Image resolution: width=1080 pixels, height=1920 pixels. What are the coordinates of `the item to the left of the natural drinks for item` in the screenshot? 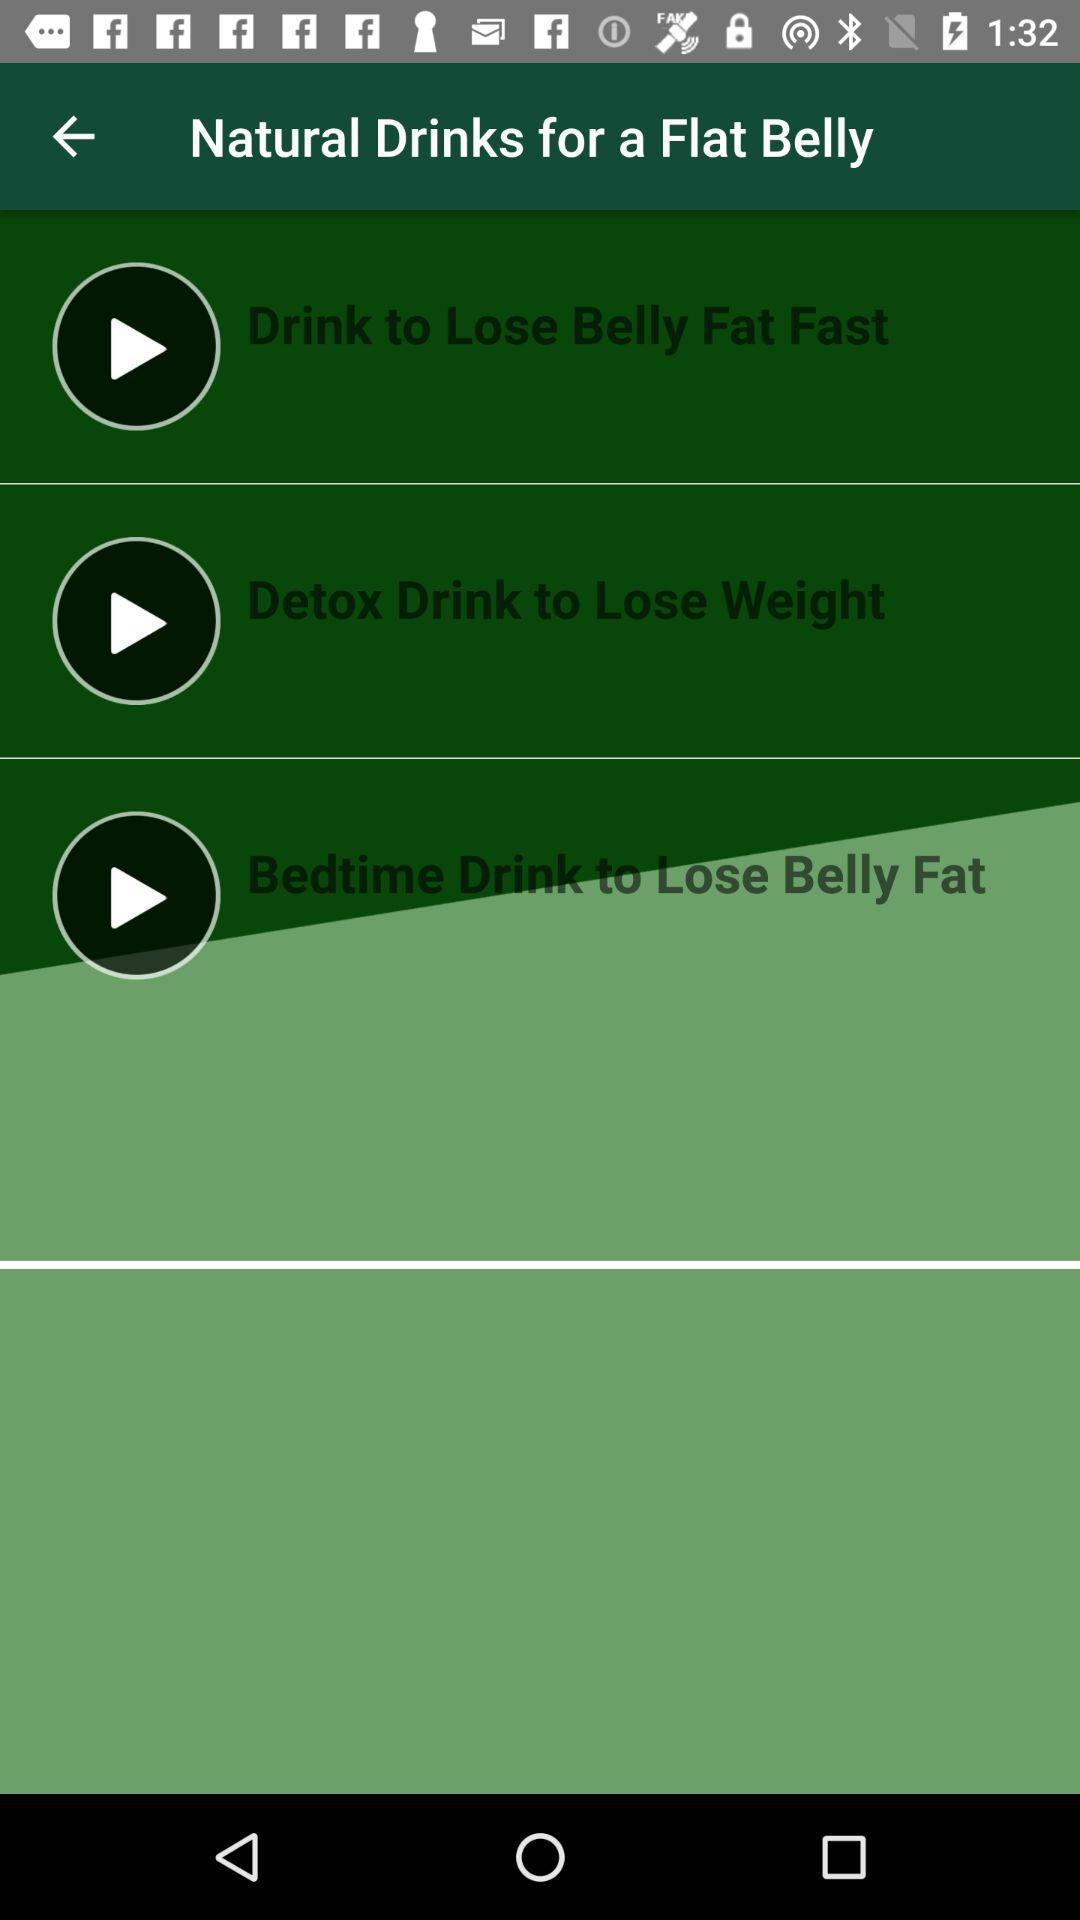 It's located at (72, 135).